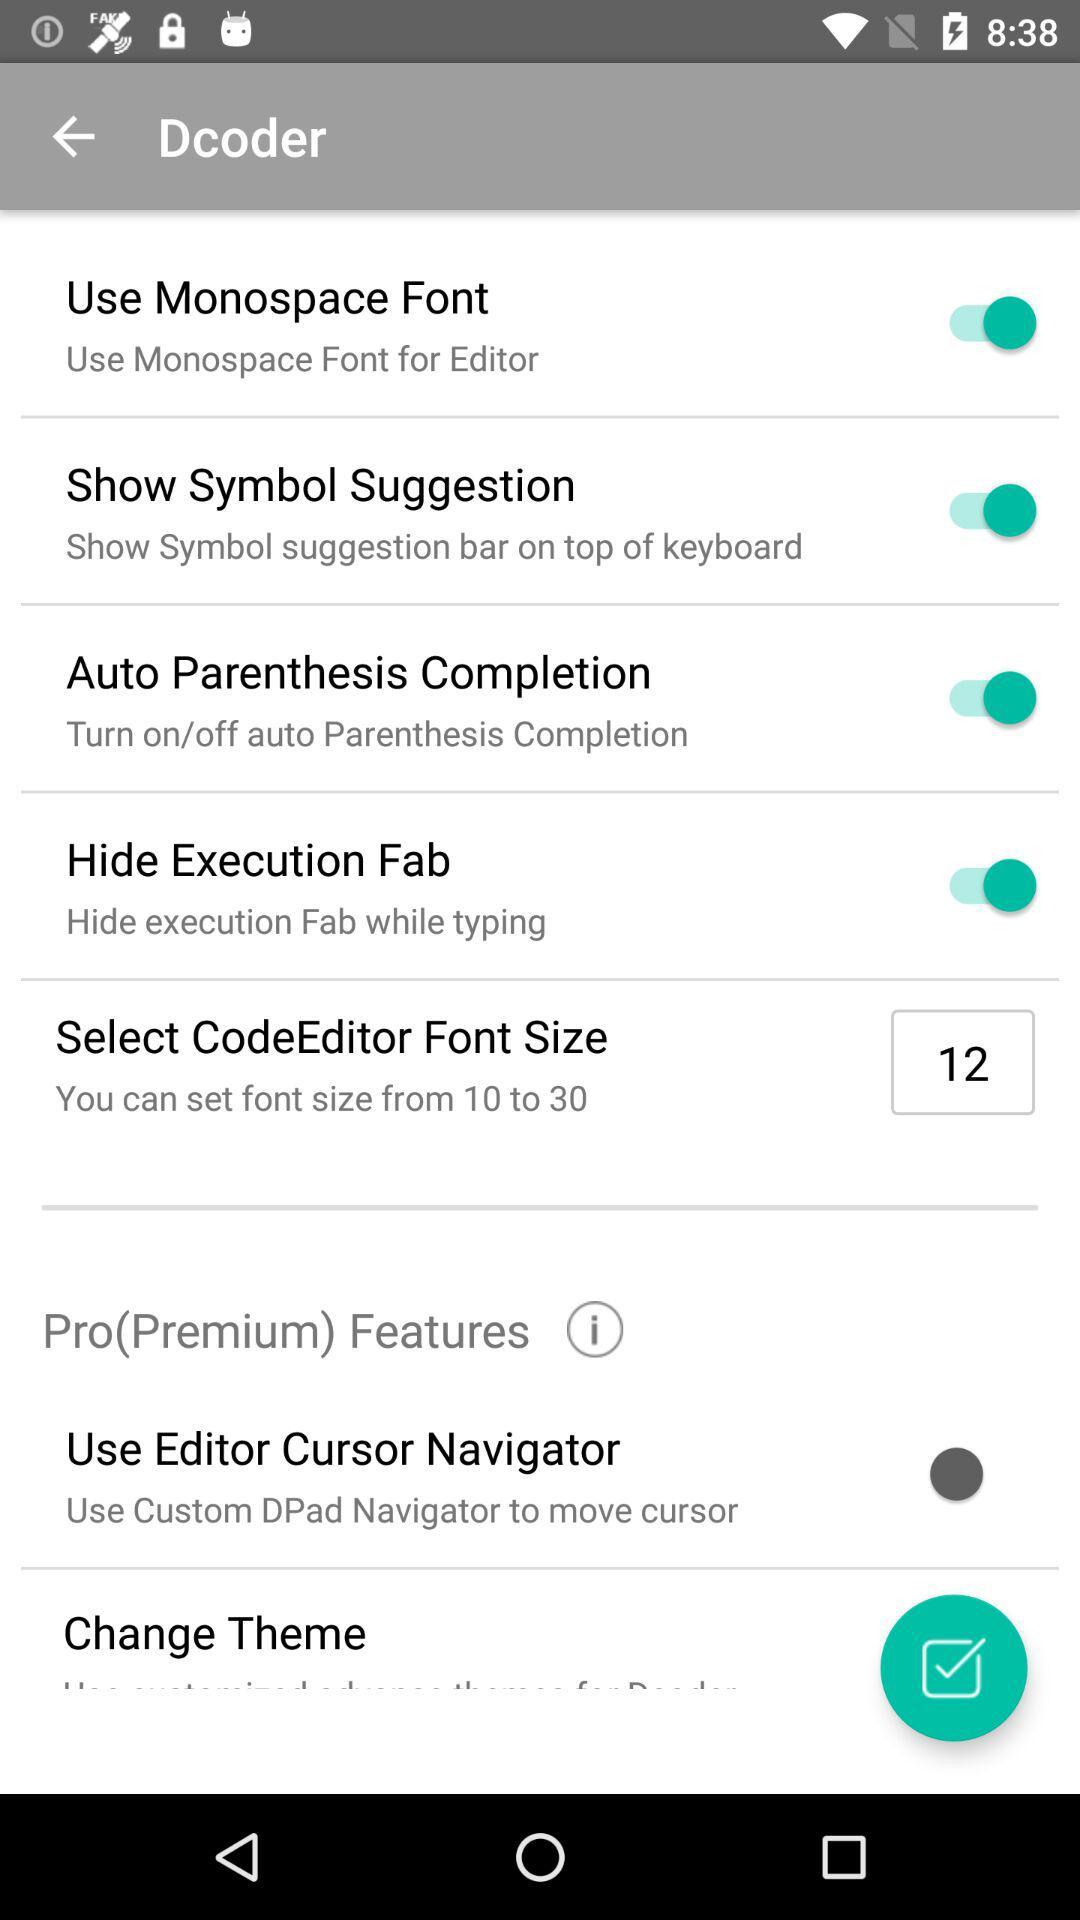  I want to click on item next to use customized advance, so click(952, 1668).